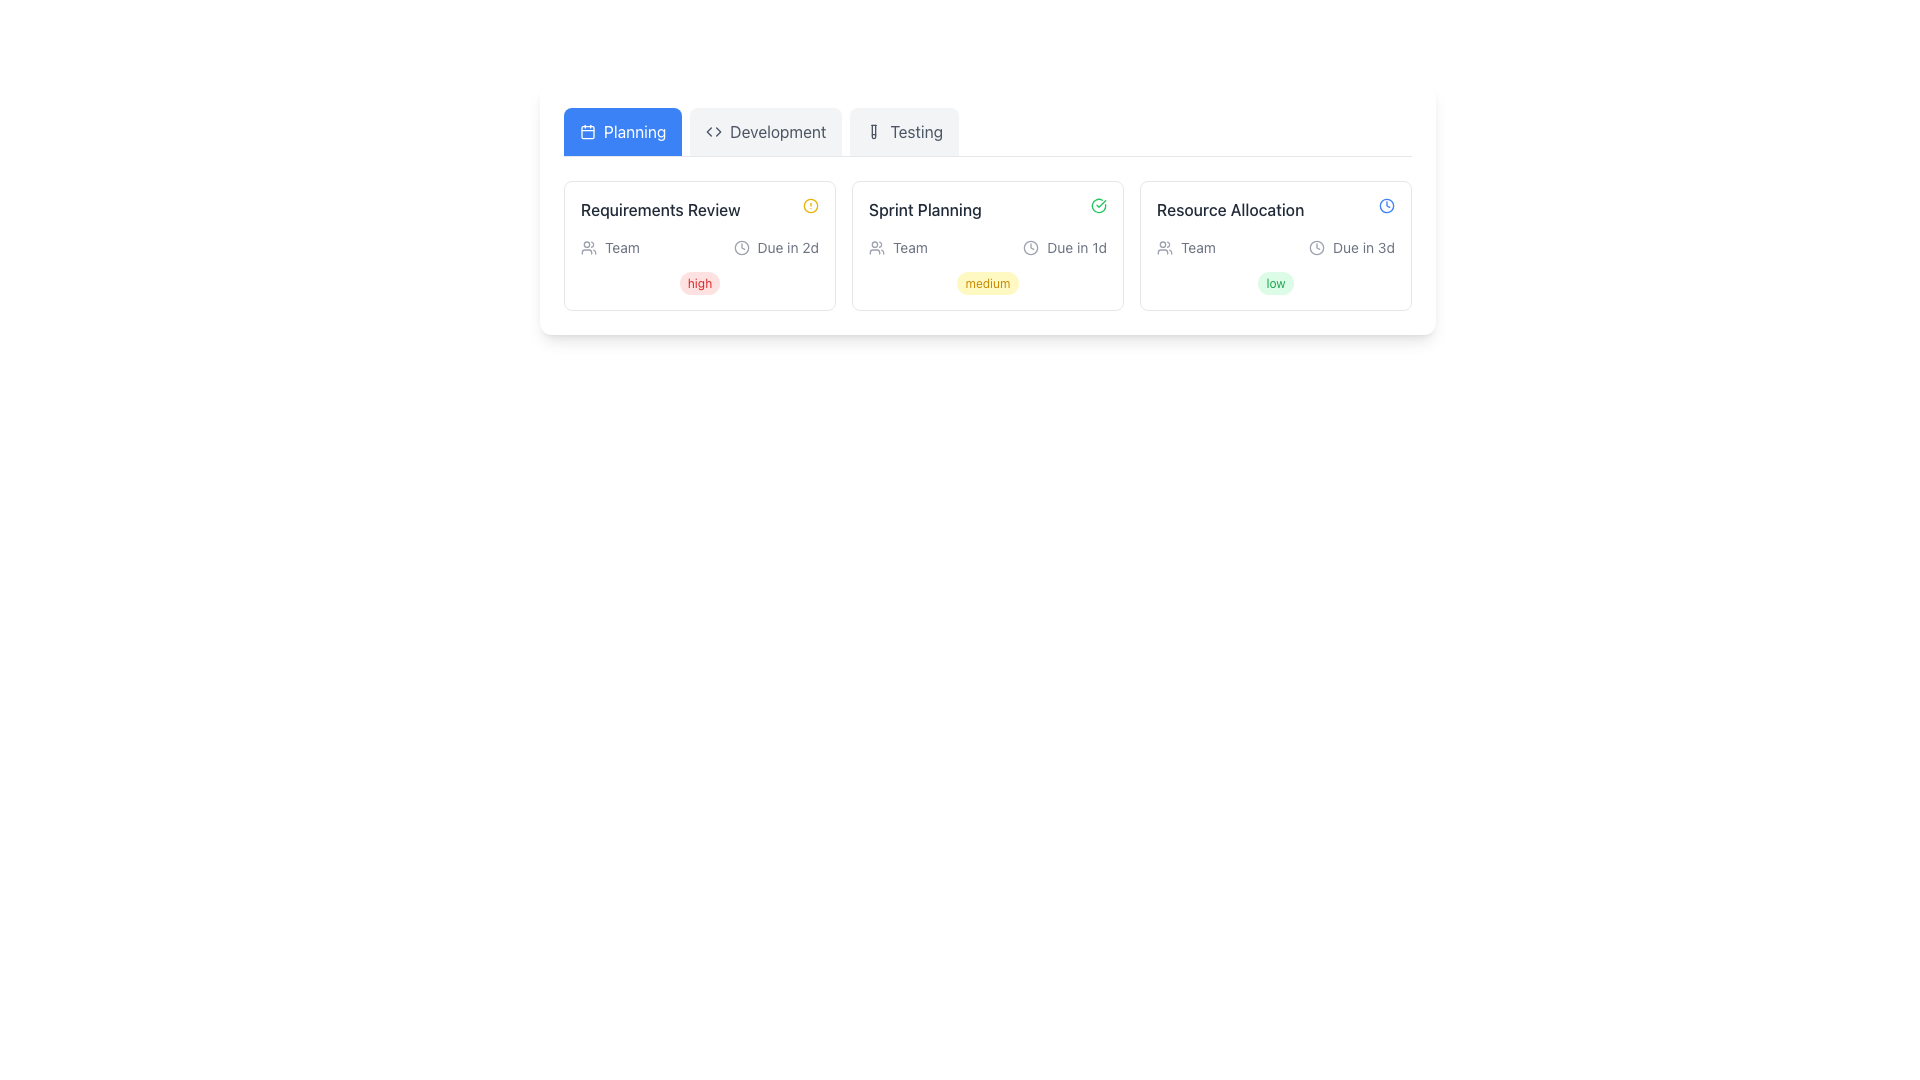 Image resolution: width=1920 pixels, height=1080 pixels. What do you see at coordinates (587, 131) in the screenshot?
I see `the 'Planning' tab icon located in the top-left section of the UI, which visually represents schedules or plans` at bounding box center [587, 131].